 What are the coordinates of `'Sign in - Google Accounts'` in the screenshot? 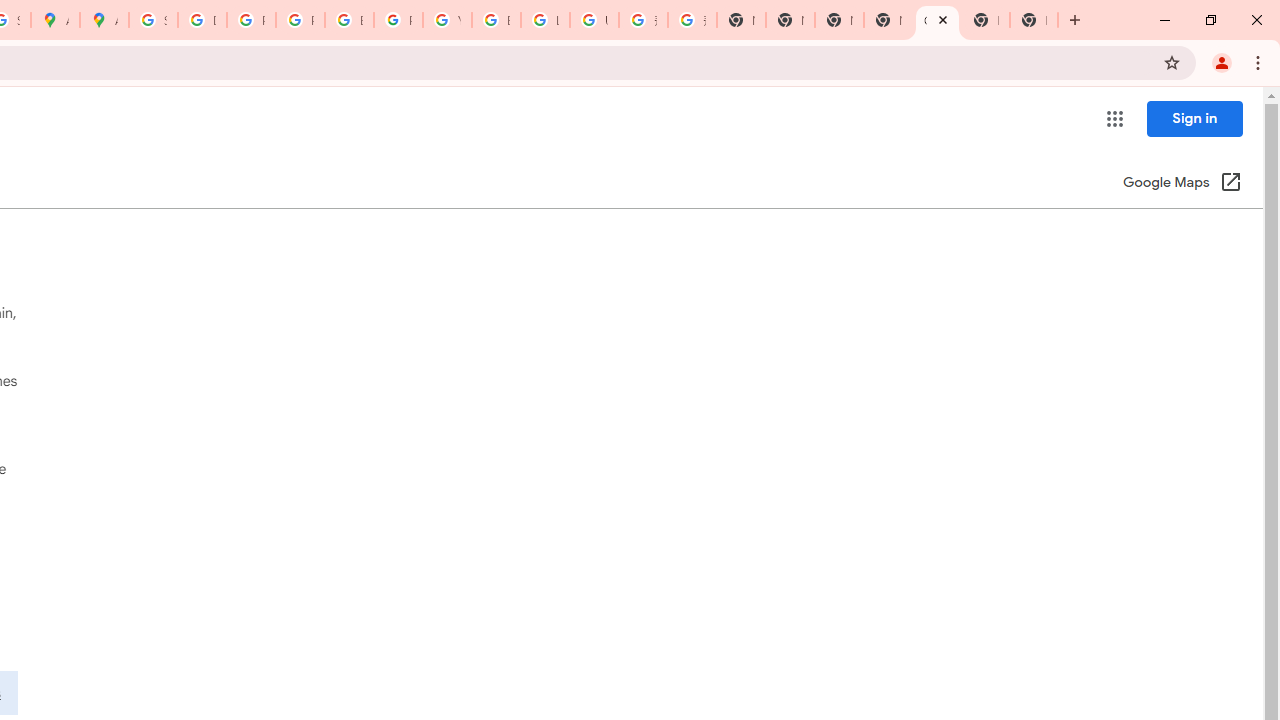 It's located at (152, 20).